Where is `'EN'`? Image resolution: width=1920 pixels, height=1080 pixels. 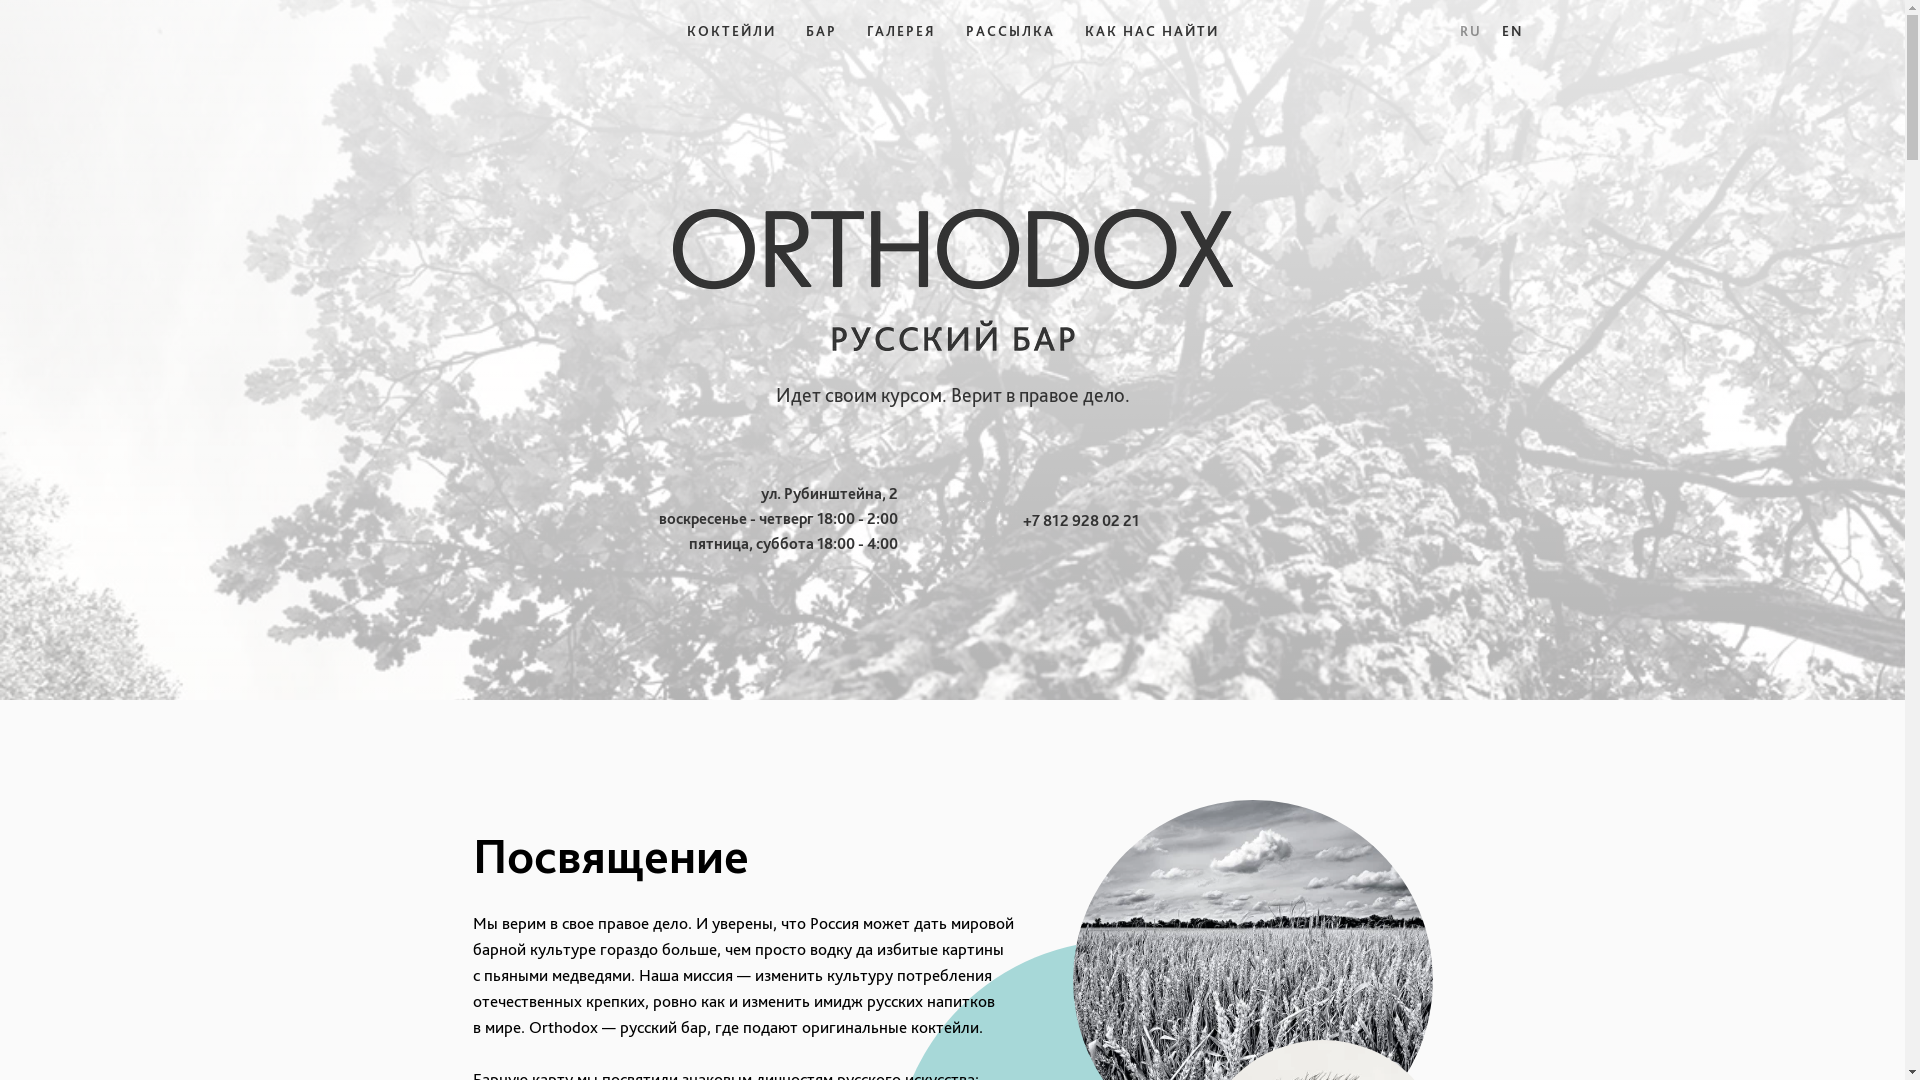
'EN' is located at coordinates (1512, 30).